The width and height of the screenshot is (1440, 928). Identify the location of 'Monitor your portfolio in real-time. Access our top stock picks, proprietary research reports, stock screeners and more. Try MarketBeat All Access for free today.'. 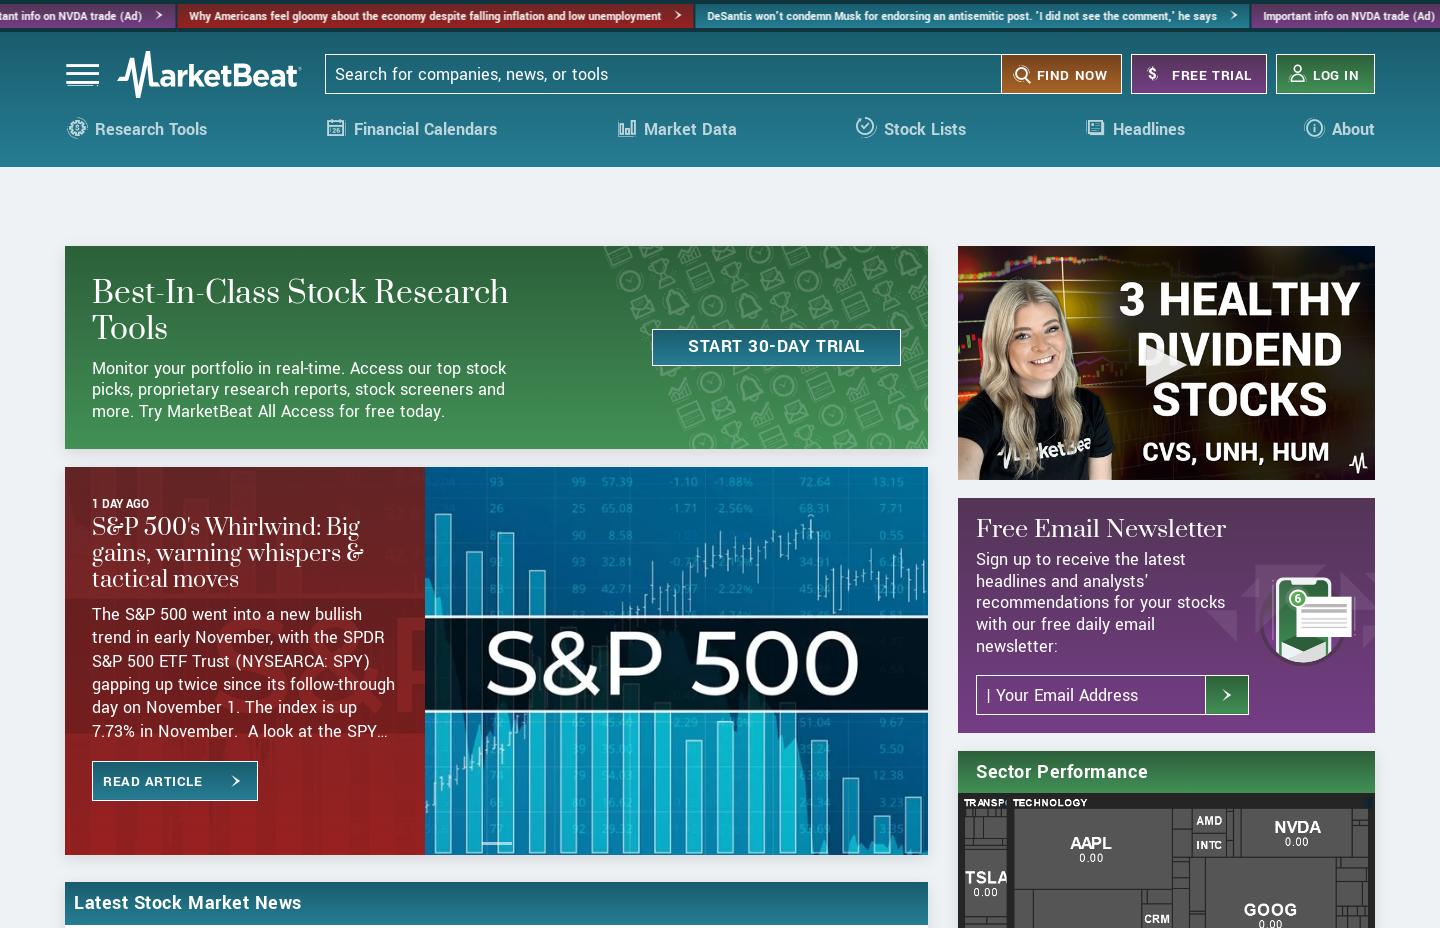
(297, 453).